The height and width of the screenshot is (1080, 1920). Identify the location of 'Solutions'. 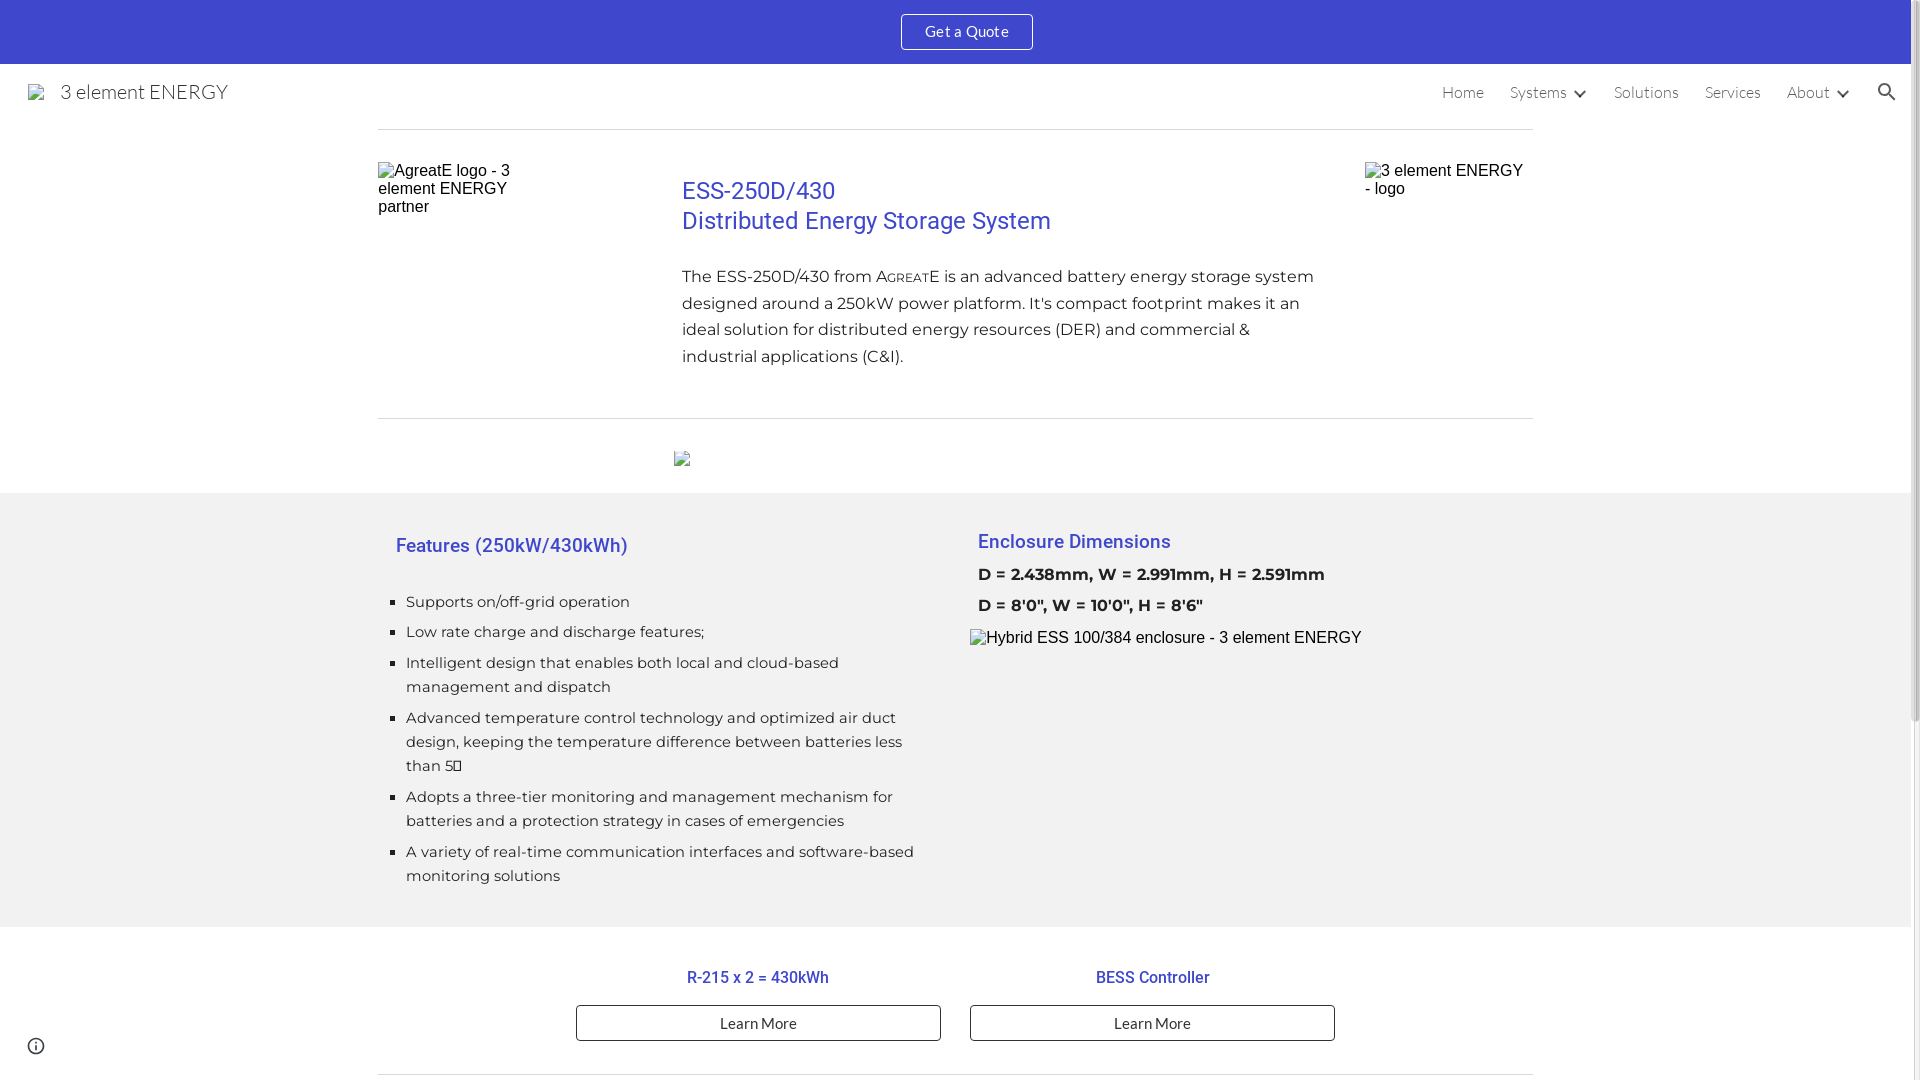
(1646, 92).